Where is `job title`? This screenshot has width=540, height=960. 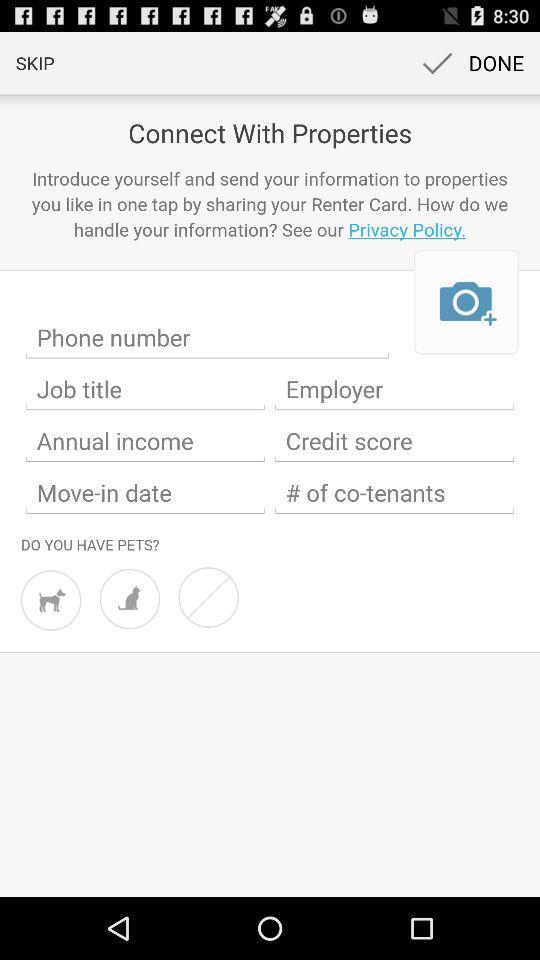
job title is located at coordinates (144, 388).